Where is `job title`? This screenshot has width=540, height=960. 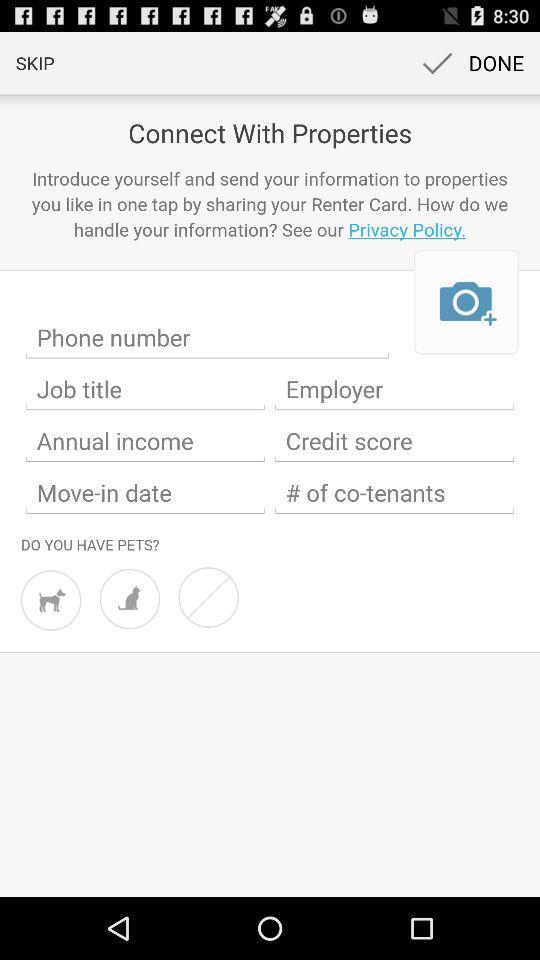
job title is located at coordinates (144, 388).